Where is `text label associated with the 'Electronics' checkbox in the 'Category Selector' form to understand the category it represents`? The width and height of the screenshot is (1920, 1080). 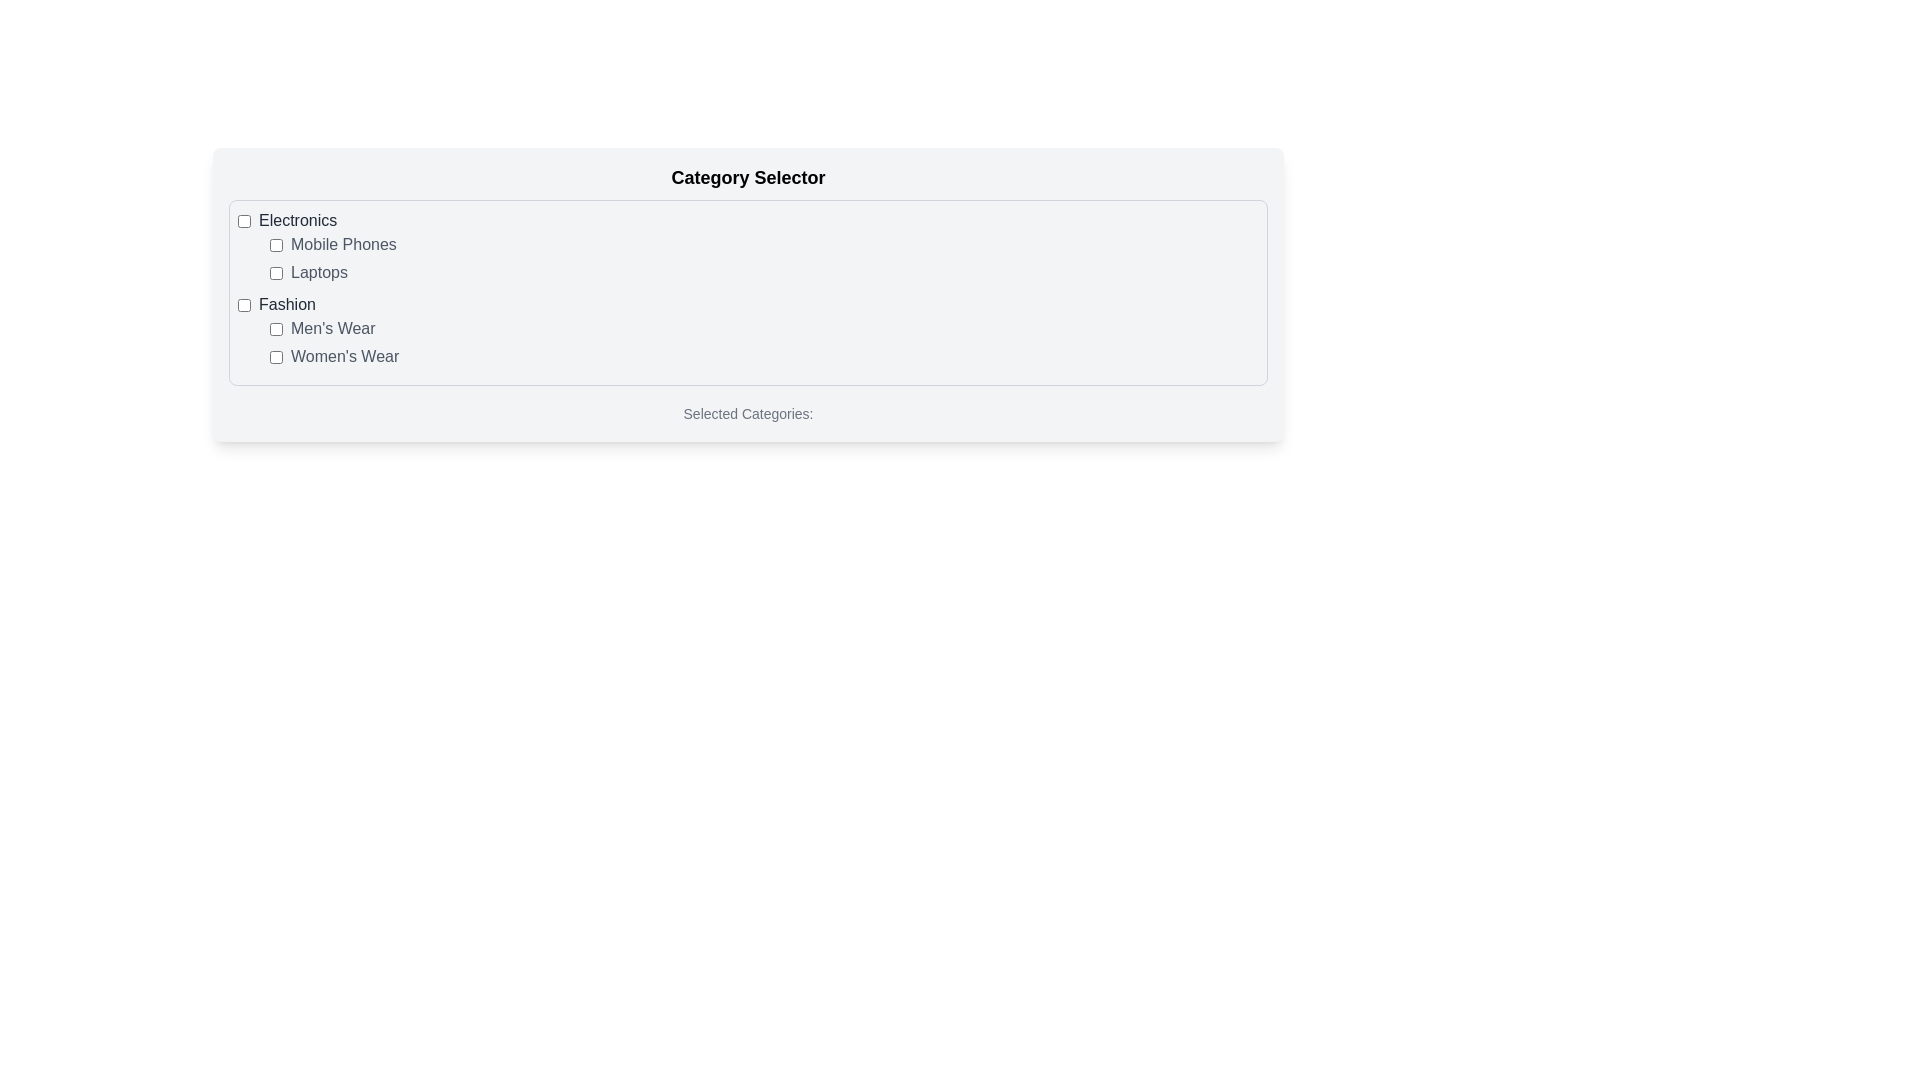
text label associated with the 'Electronics' checkbox in the 'Category Selector' form to understand the category it represents is located at coordinates (297, 220).